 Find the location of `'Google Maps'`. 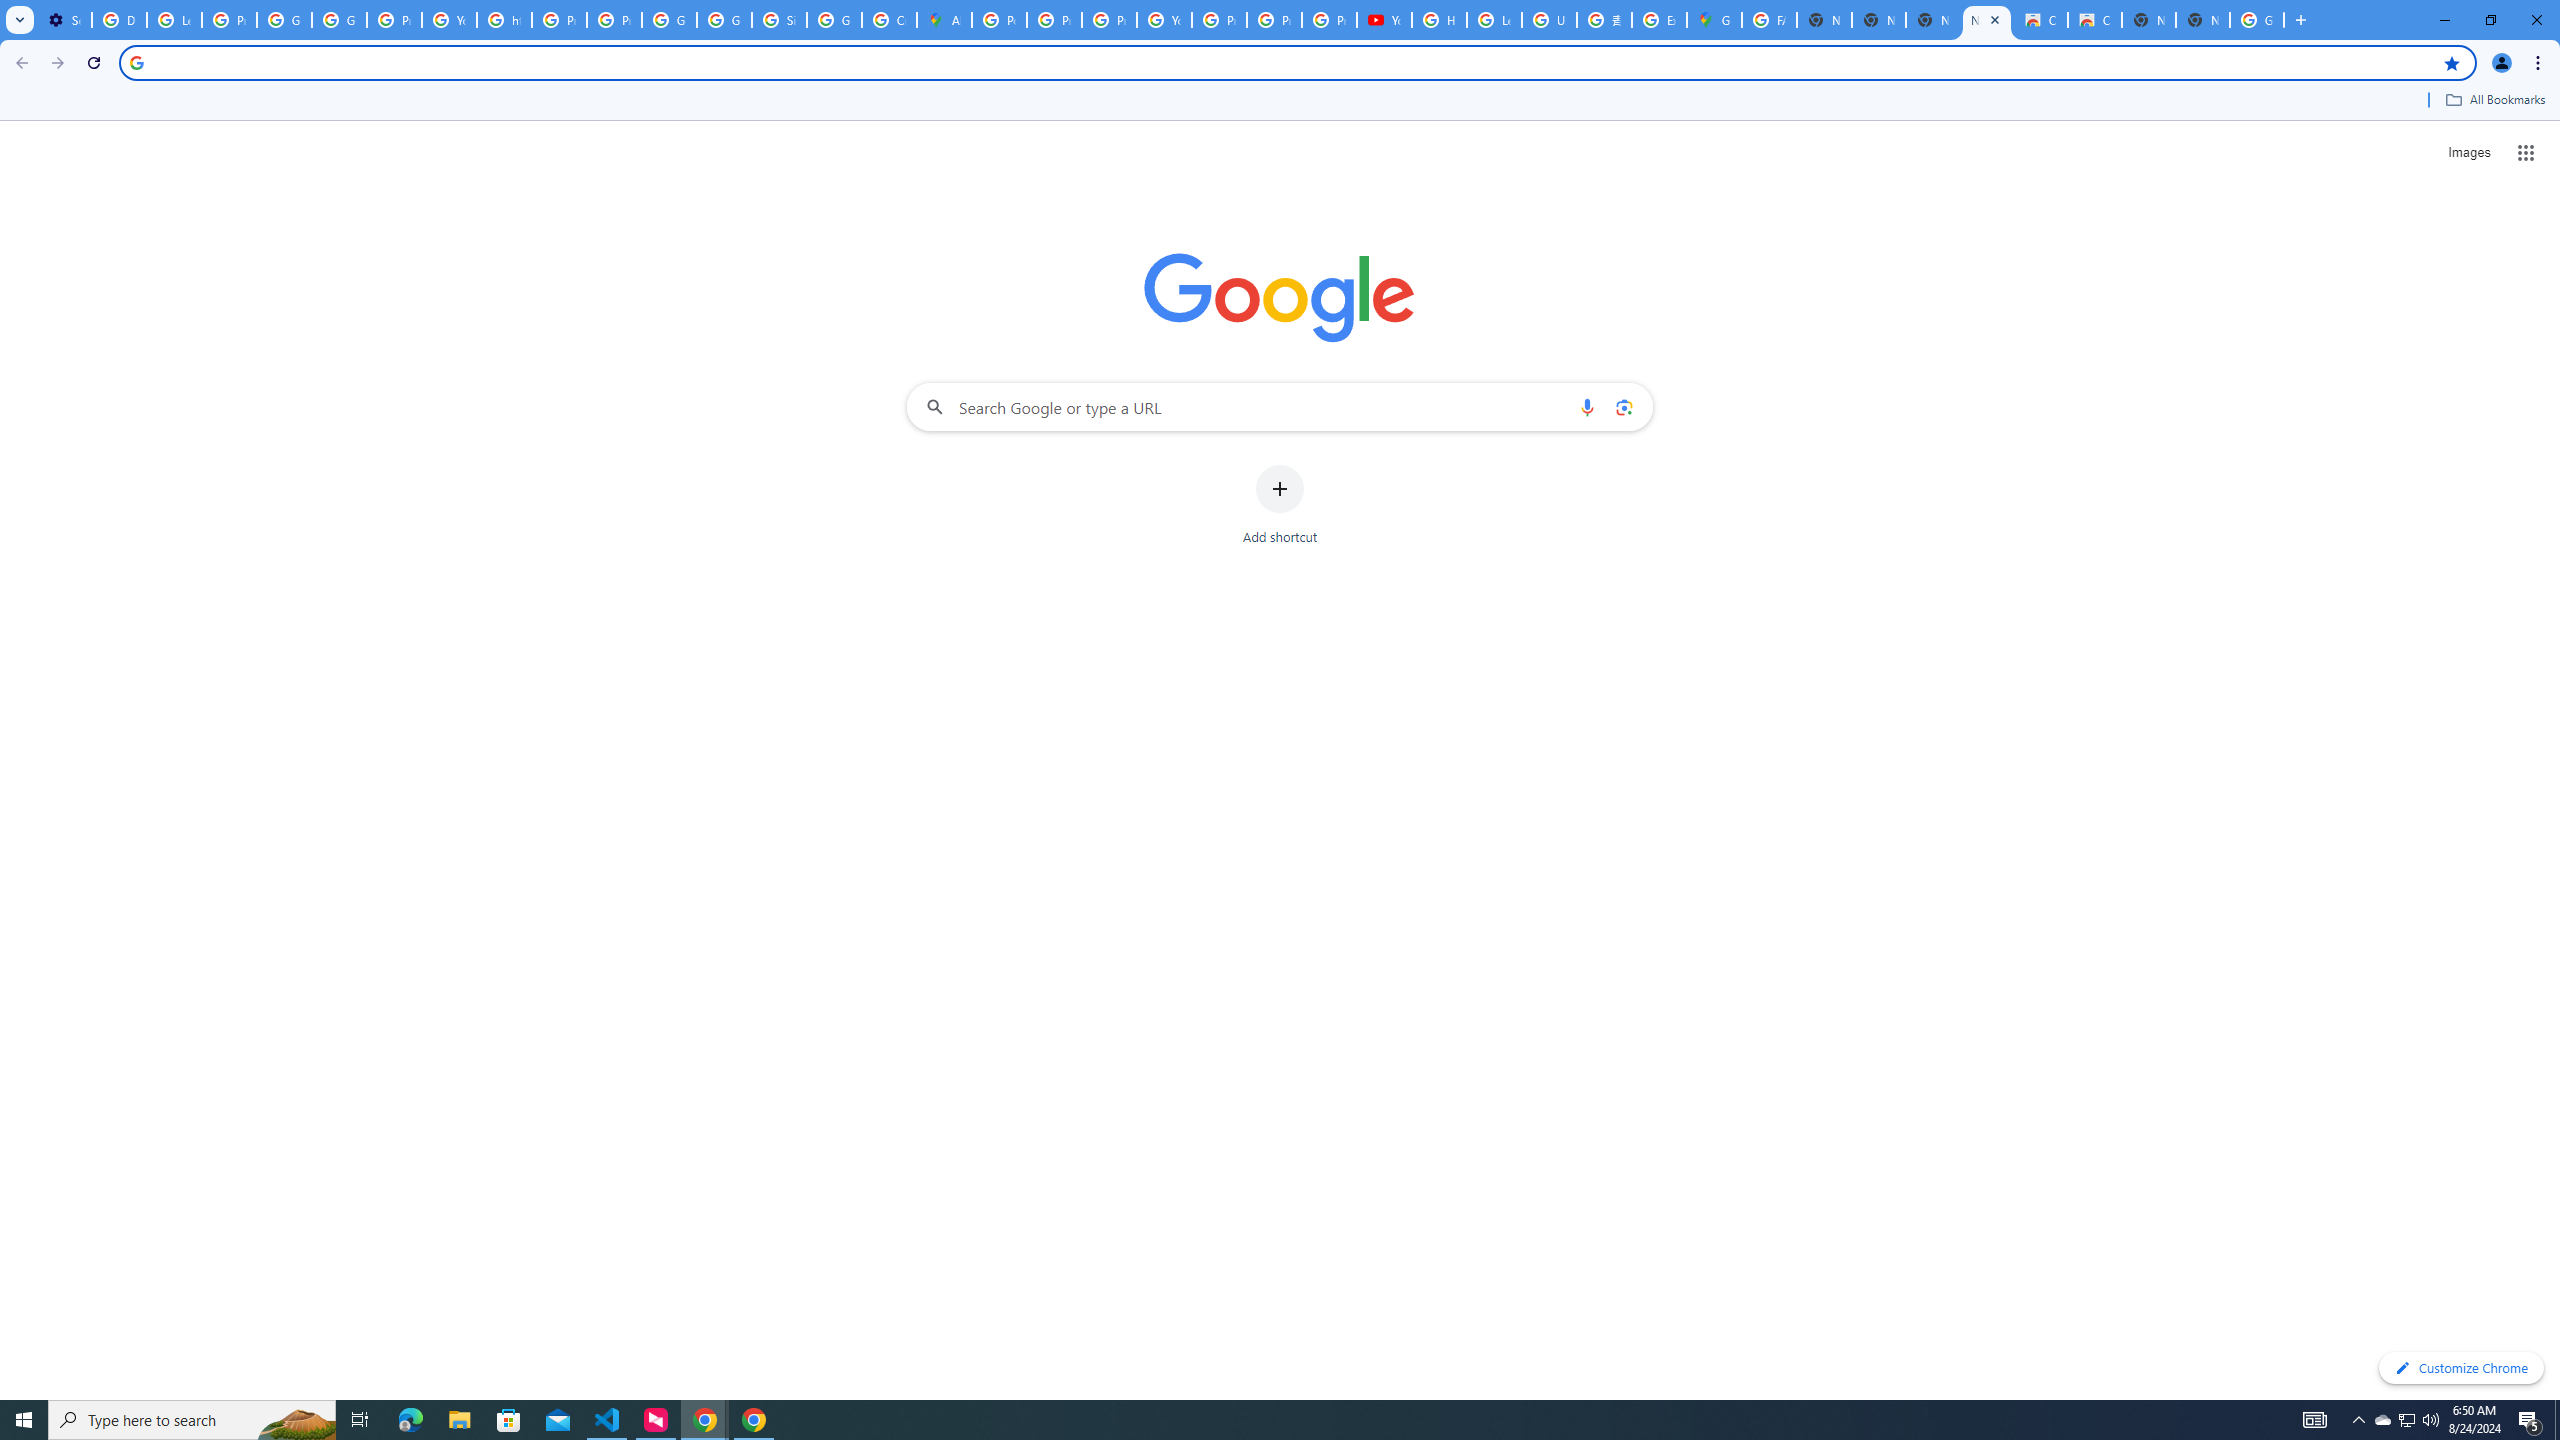

'Google Maps' is located at coordinates (1712, 19).